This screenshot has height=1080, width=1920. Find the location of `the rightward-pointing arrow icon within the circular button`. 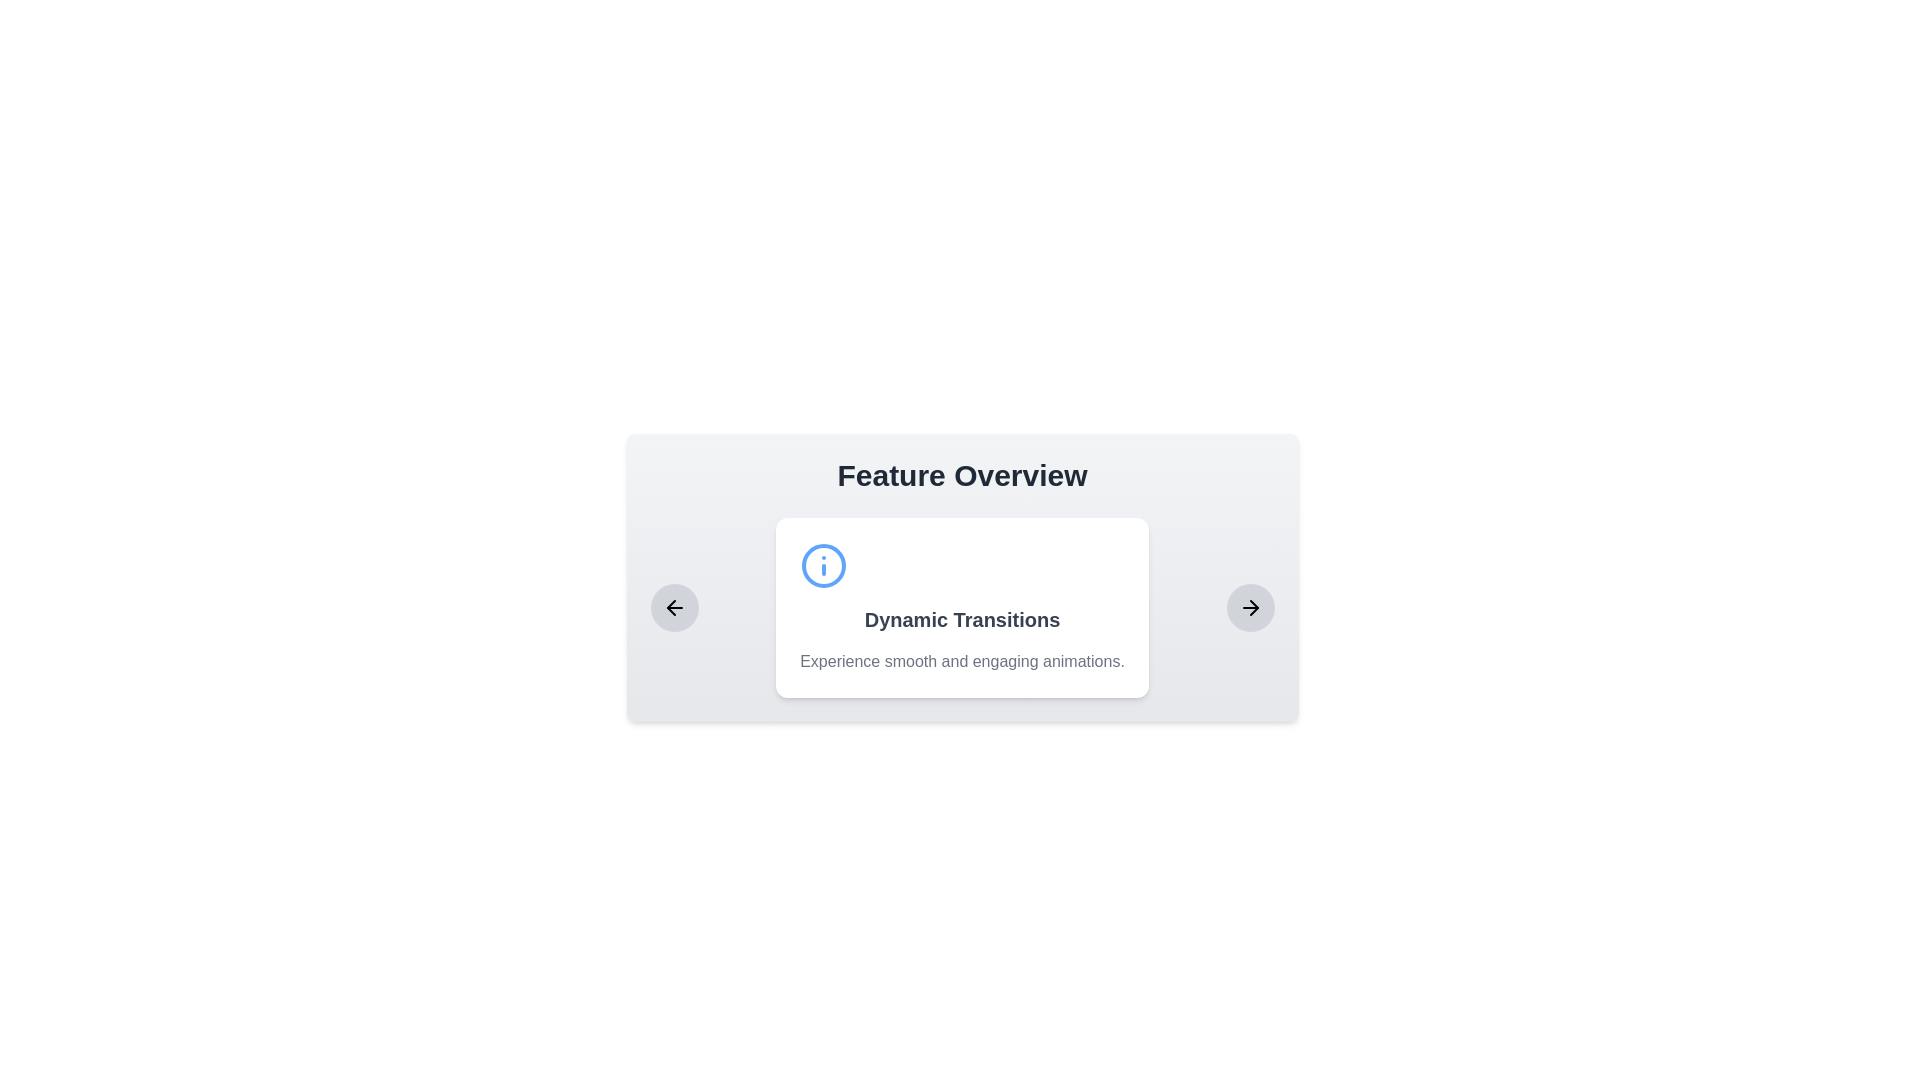

the rightward-pointing arrow icon within the circular button is located at coordinates (1252, 607).